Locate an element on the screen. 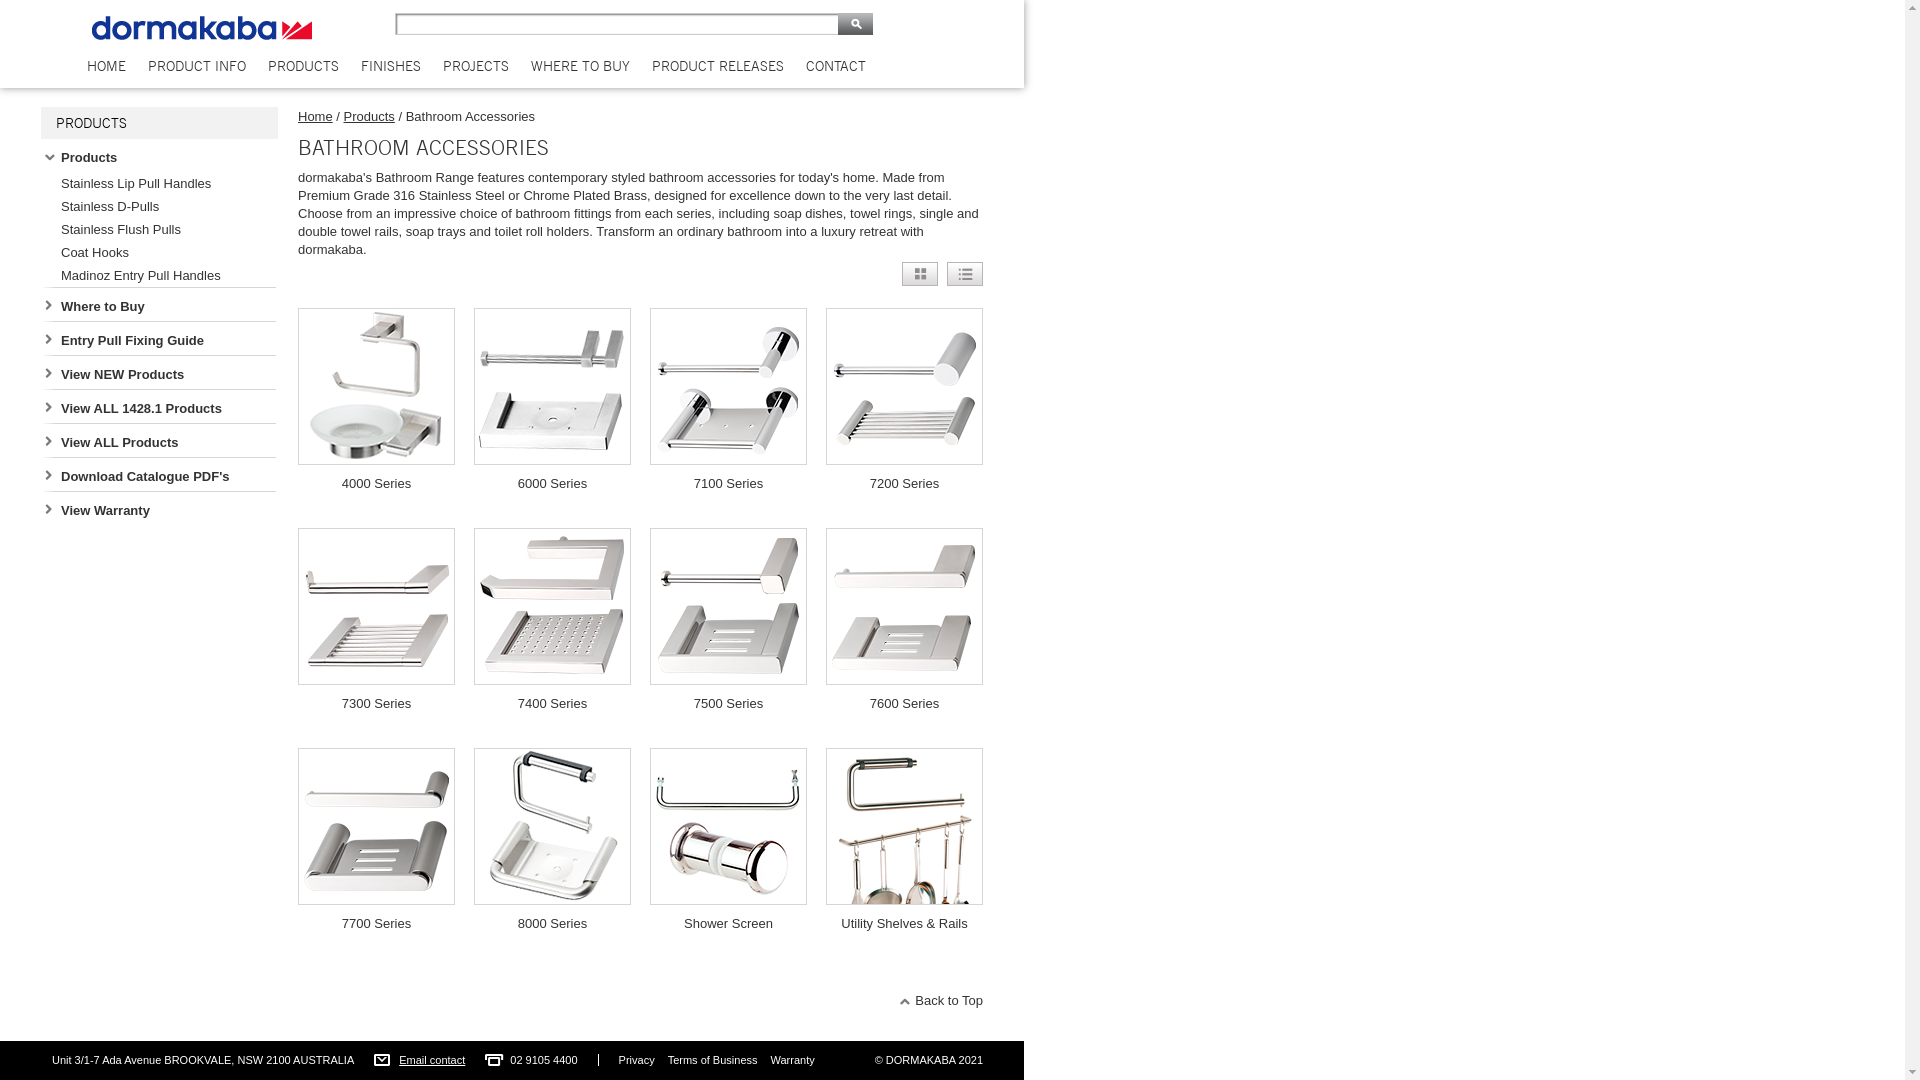 This screenshot has width=1920, height=1080. 'Email contact' is located at coordinates (431, 1059).